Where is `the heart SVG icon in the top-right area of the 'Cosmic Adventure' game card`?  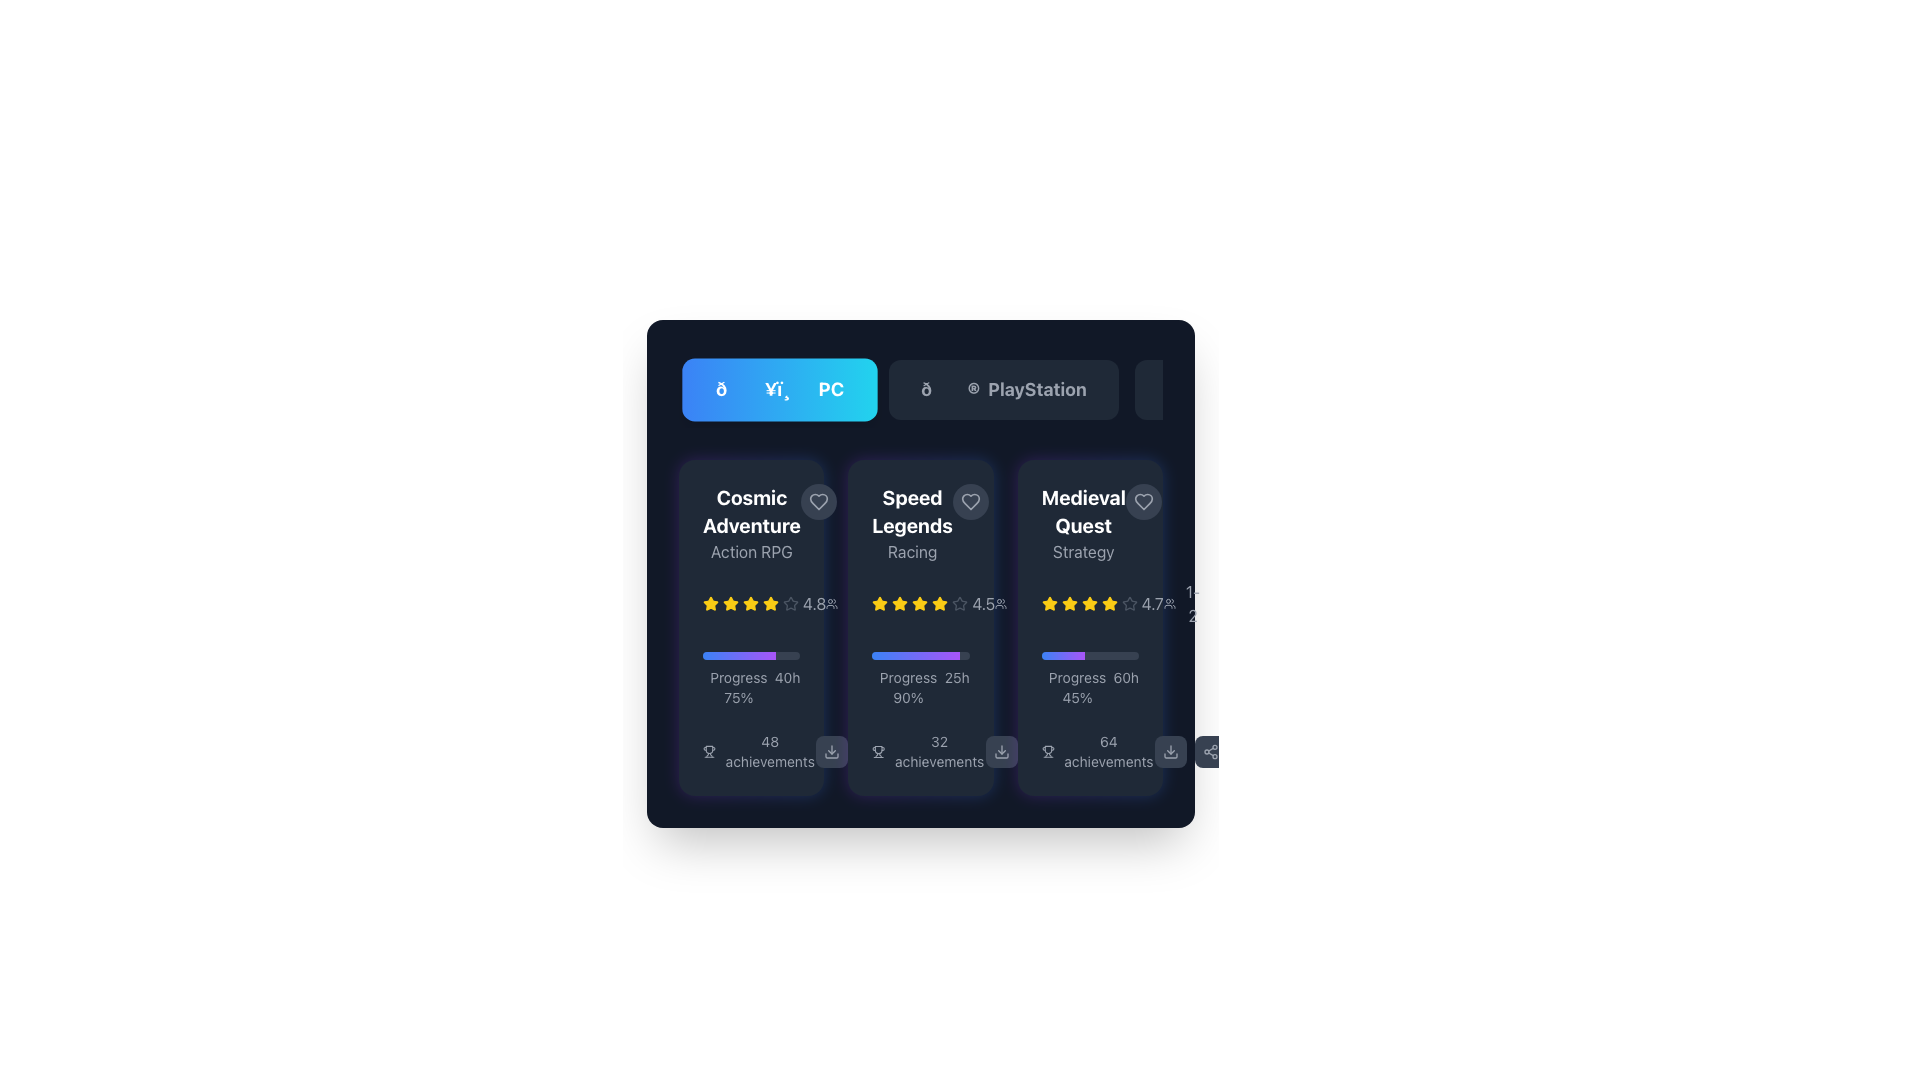 the heart SVG icon in the top-right area of the 'Cosmic Adventure' game card is located at coordinates (818, 500).